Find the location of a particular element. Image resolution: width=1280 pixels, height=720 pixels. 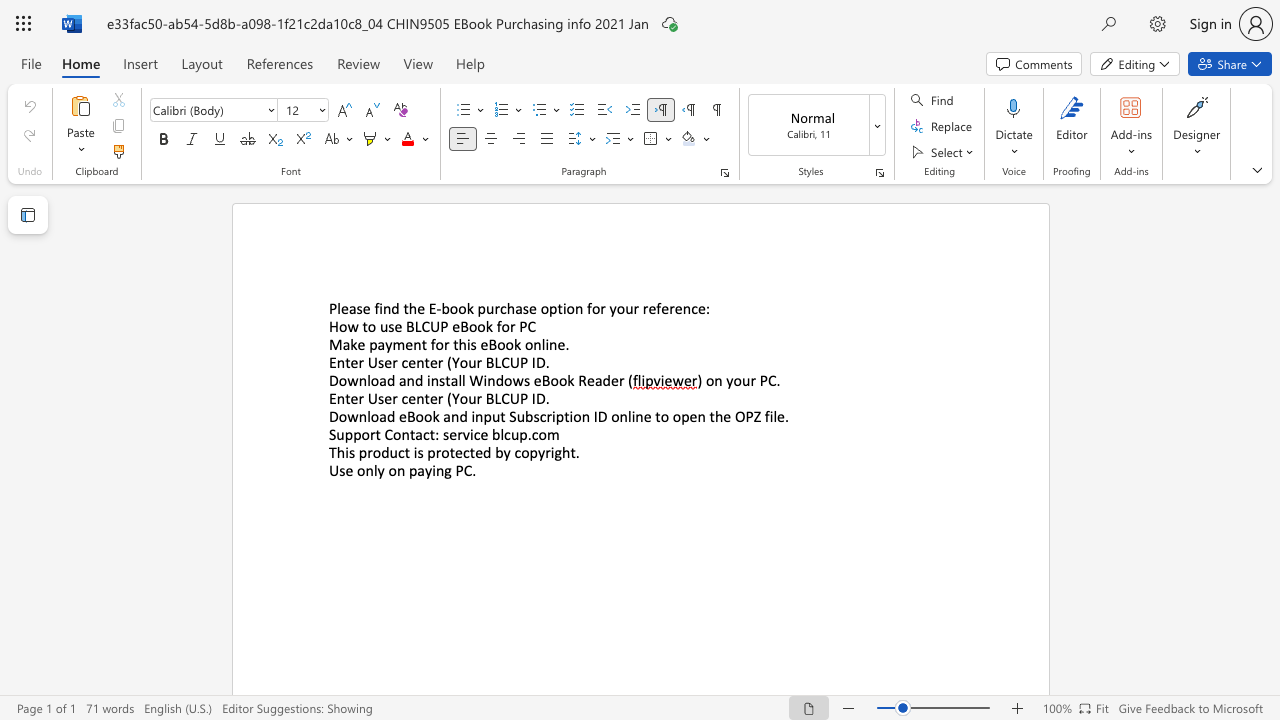

the subset text "g PC" within the text "Use only on paying PC." is located at coordinates (443, 470).